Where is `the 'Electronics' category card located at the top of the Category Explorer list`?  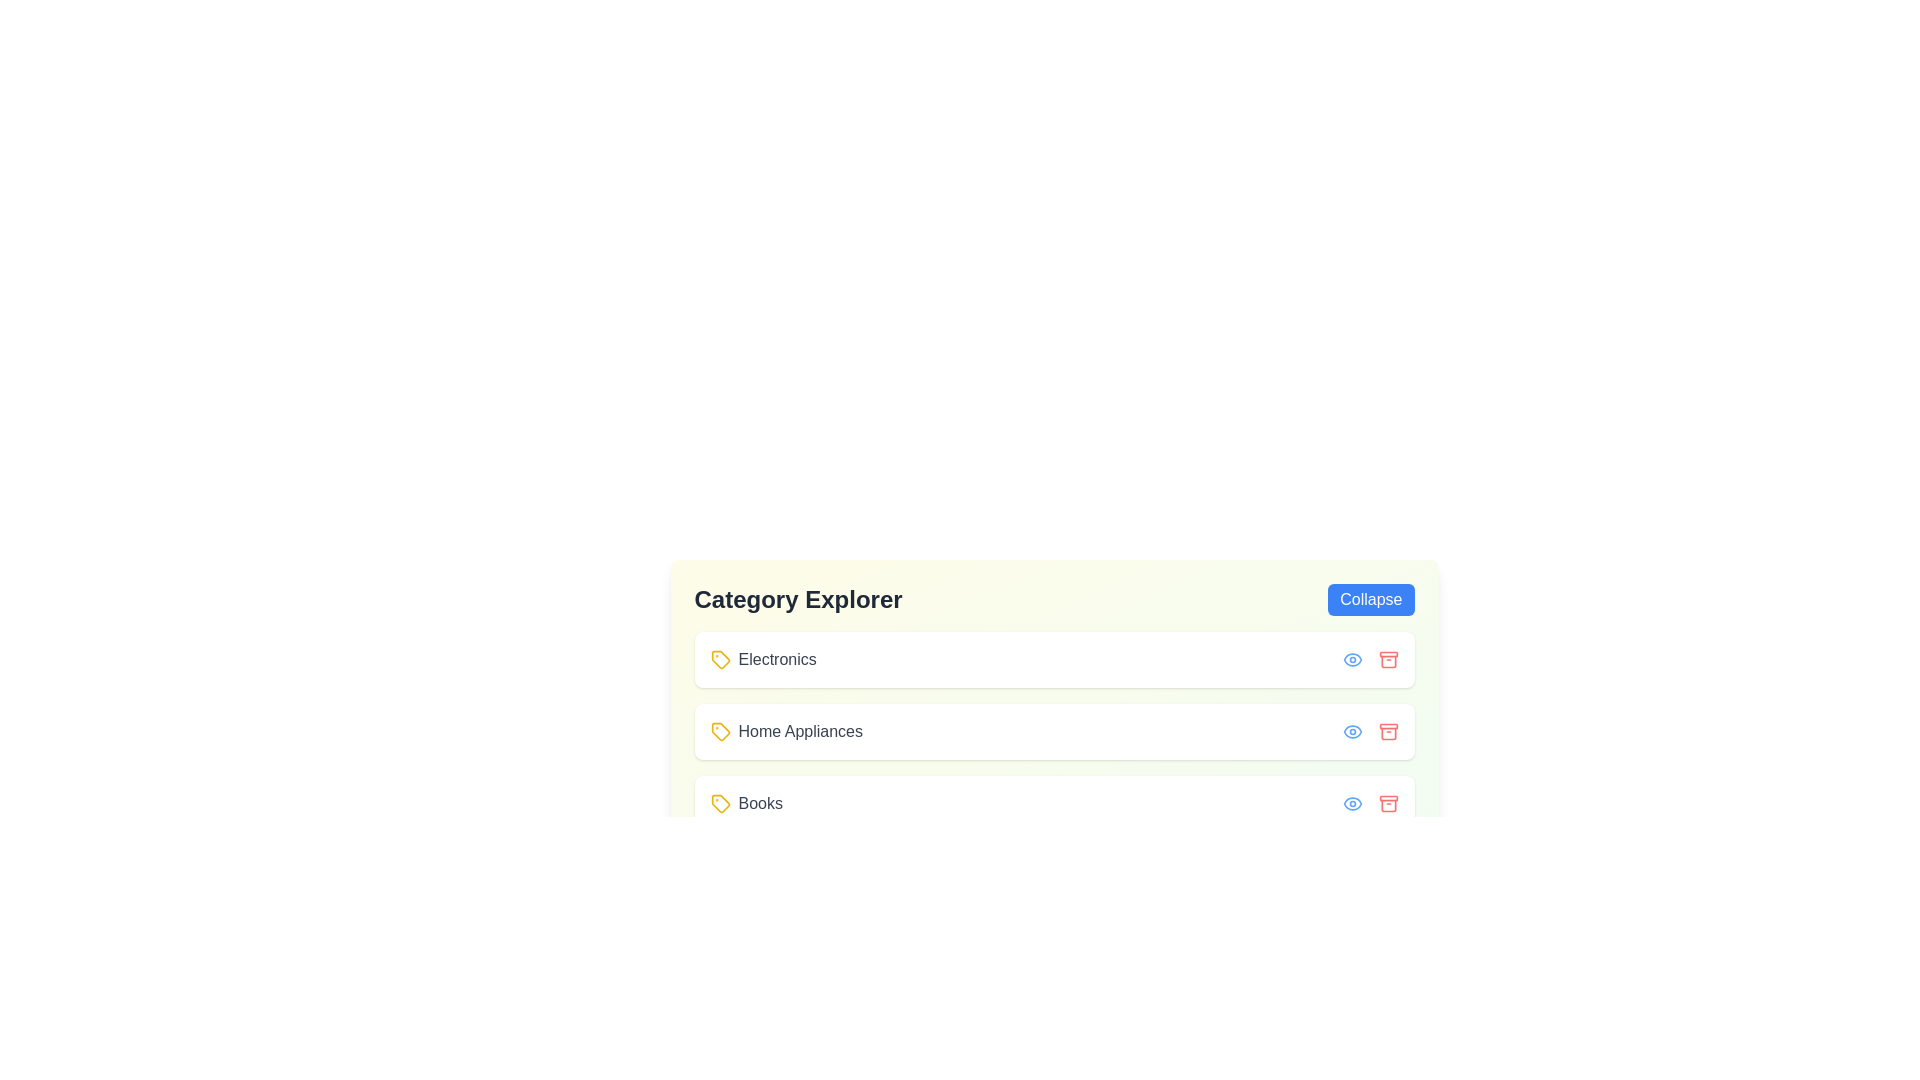
the 'Electronics' category card located at the top of the Category Explorer list is located at coordinates (1053, 659).